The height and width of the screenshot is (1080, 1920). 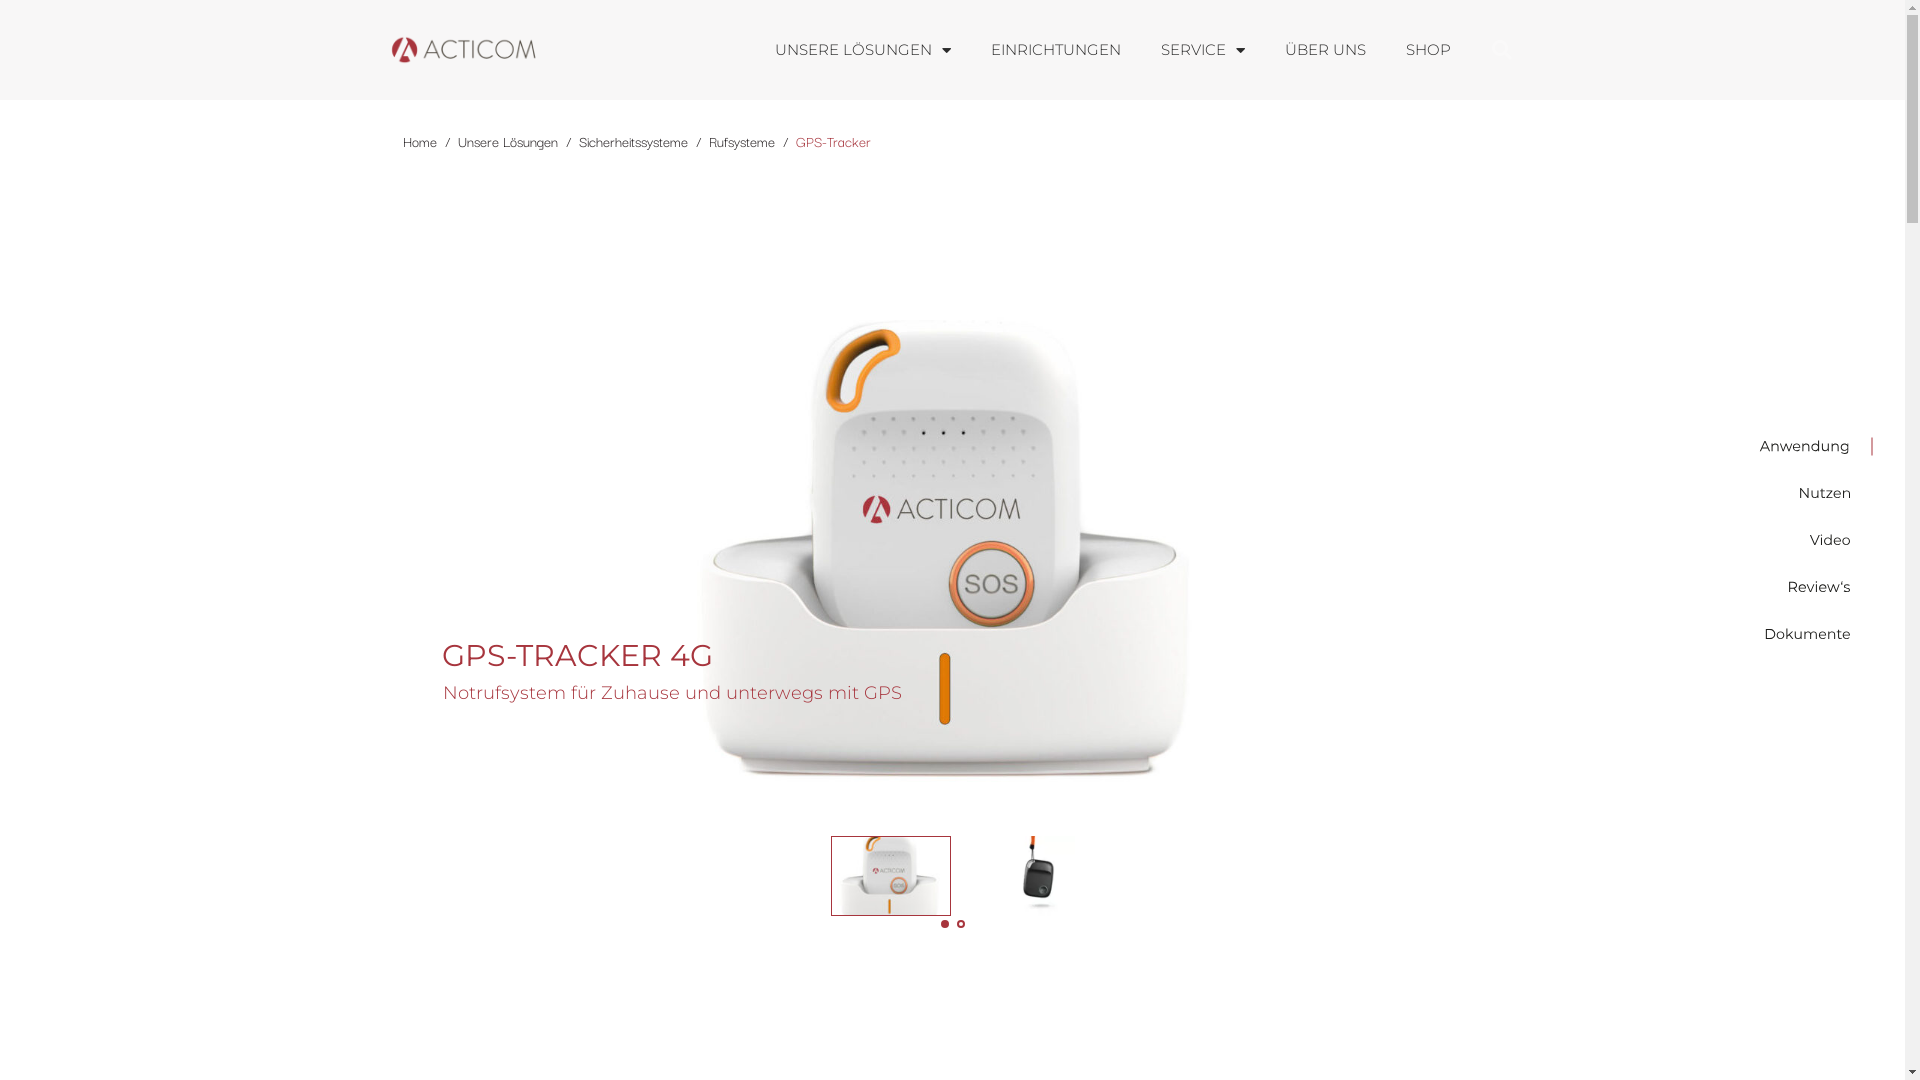 What do you see at coordinates (631, 140) in the screenshot?
I see `'Sicherheitssysteme'` at bounding box center [631, 140].